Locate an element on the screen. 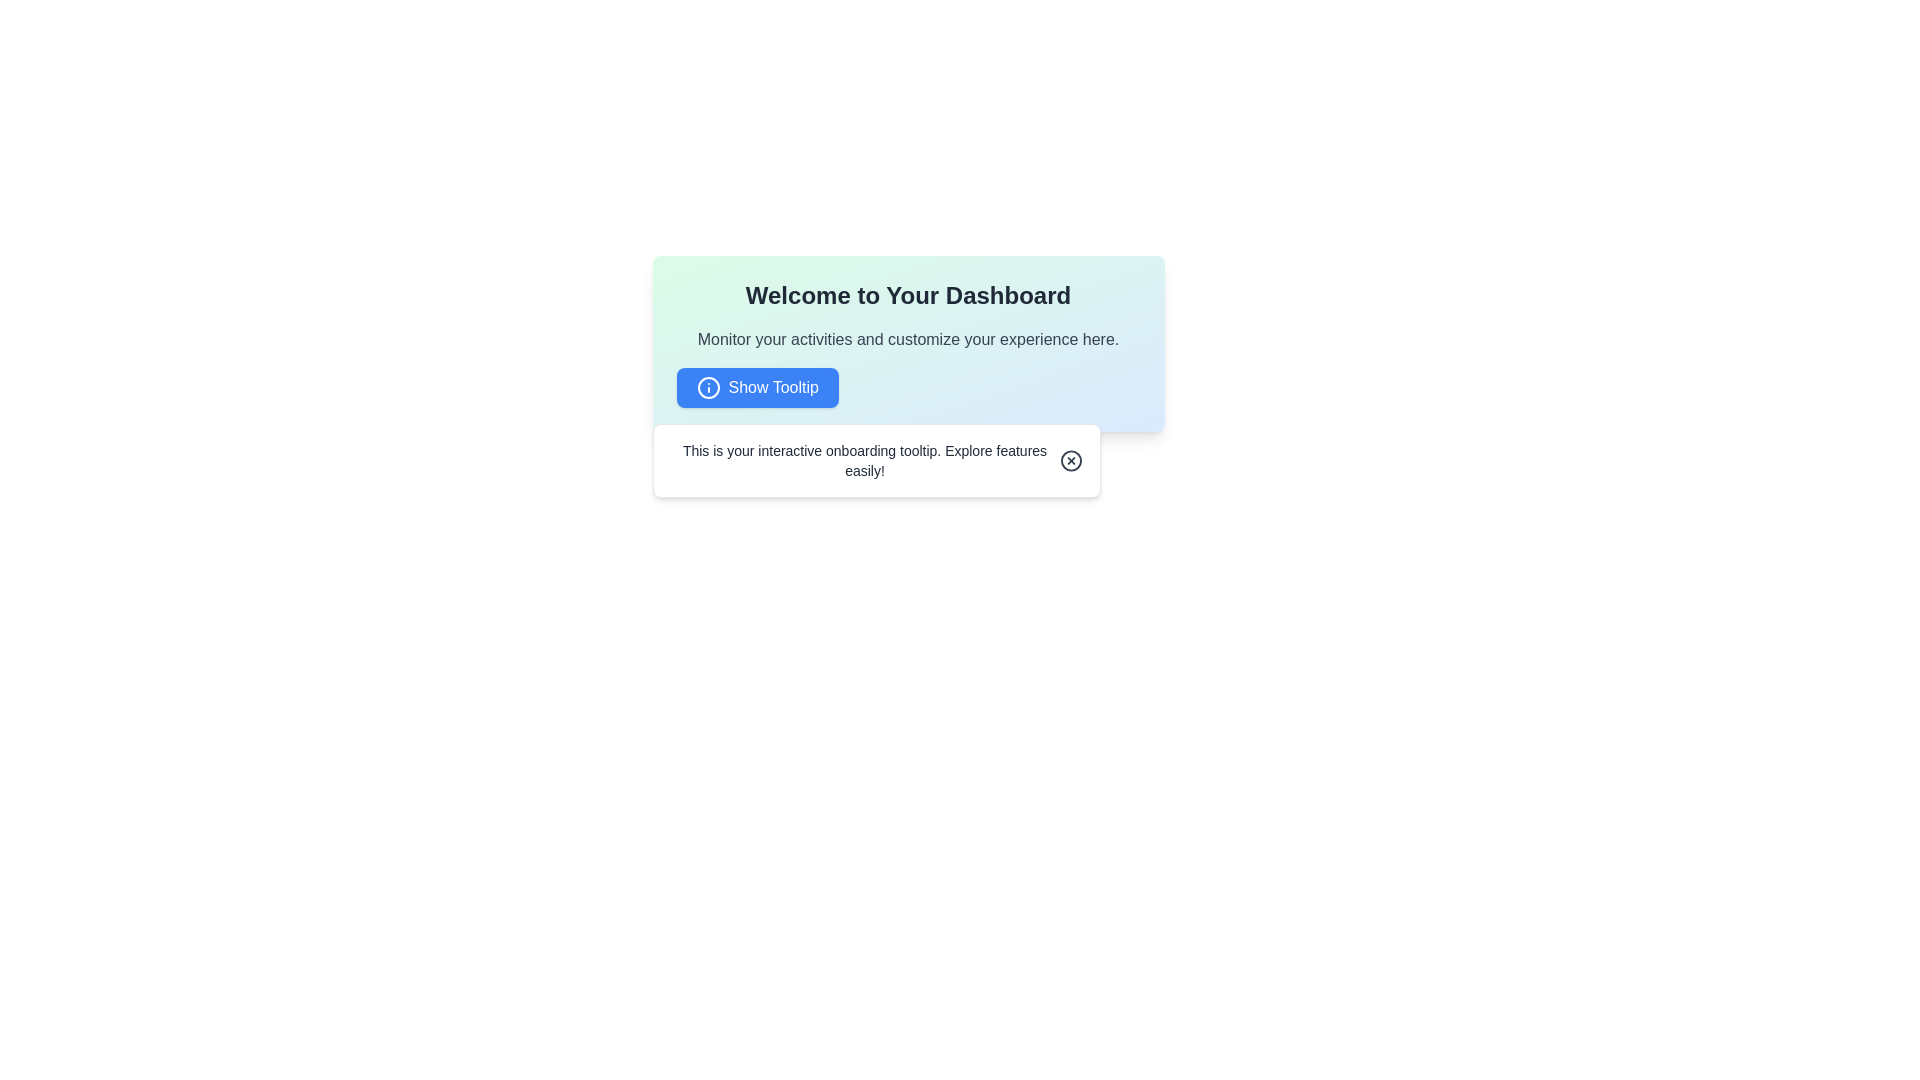 This screenshot has height=1080, width=1920. descriptive static text that states 'Monitor your activities and customize your experience here.', which is styled in gray and positioned between a title above and a button labeled 'Show Tooltip' below is located at coordinates (907, 338).